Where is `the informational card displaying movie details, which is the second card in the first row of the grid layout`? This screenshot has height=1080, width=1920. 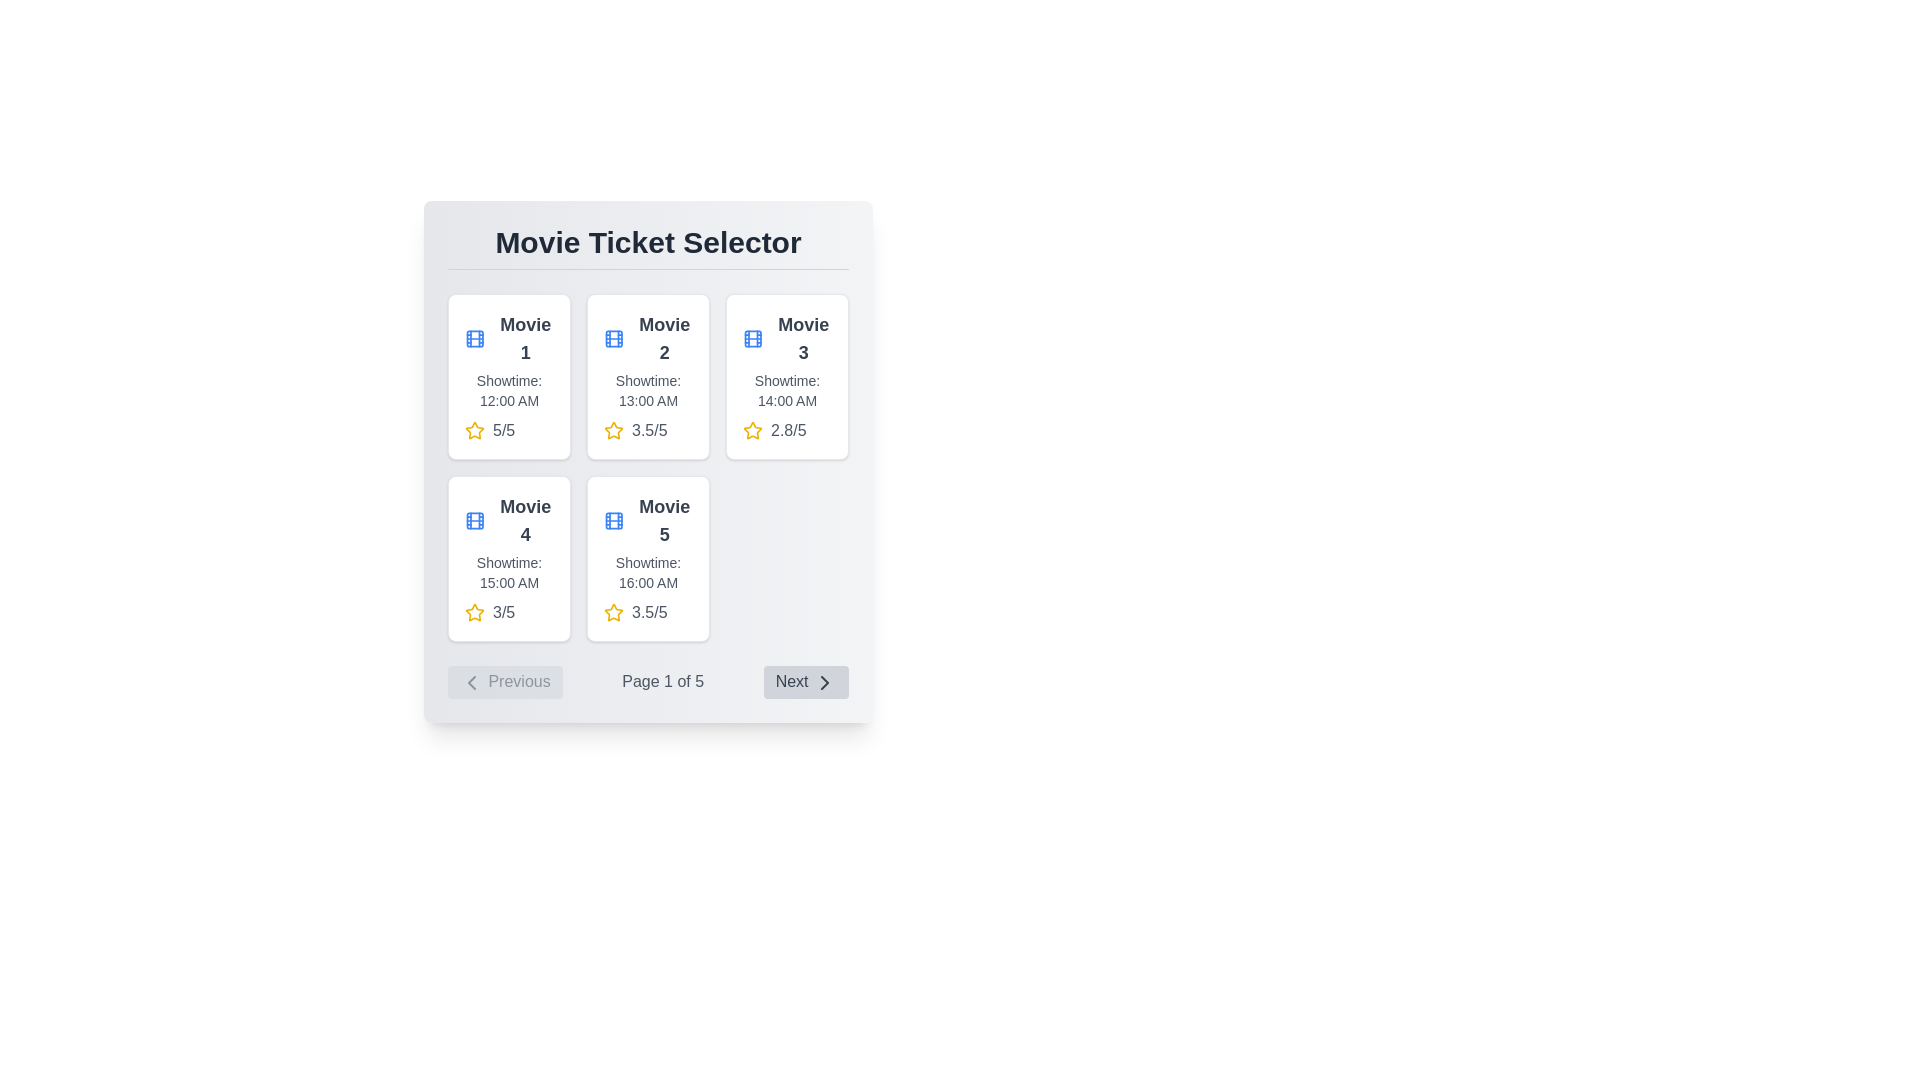 the informational card displaying movie details, which is the second card in the first row of the grid layout is located at coordinates (648, 377).